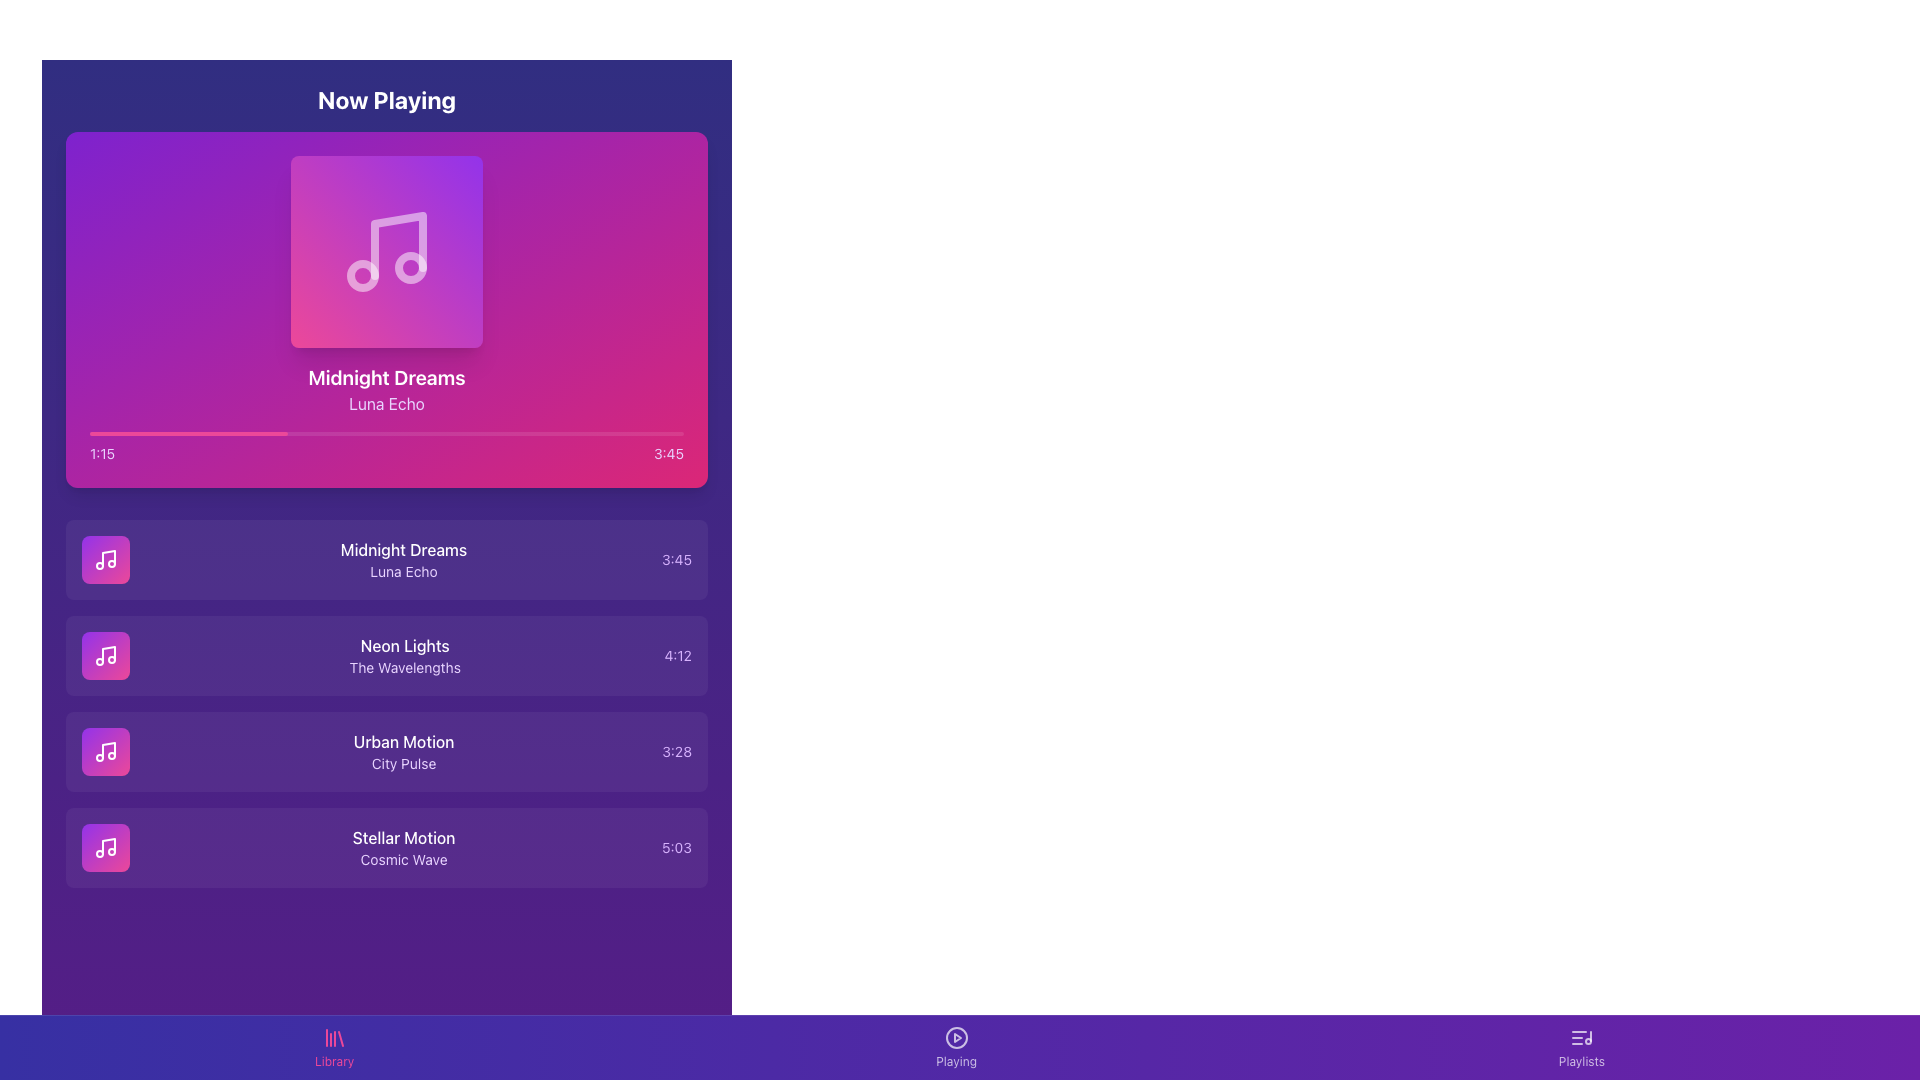 The height and width of the screenshot is (1080, 1920). Describe the element at coordinates (104, 655) in the screenshot. I see `the music note icon with a circular gradient background, located to the left of the text 'Neon Lights' and 'The Wavelengths' in the second track row to interact` at that location.